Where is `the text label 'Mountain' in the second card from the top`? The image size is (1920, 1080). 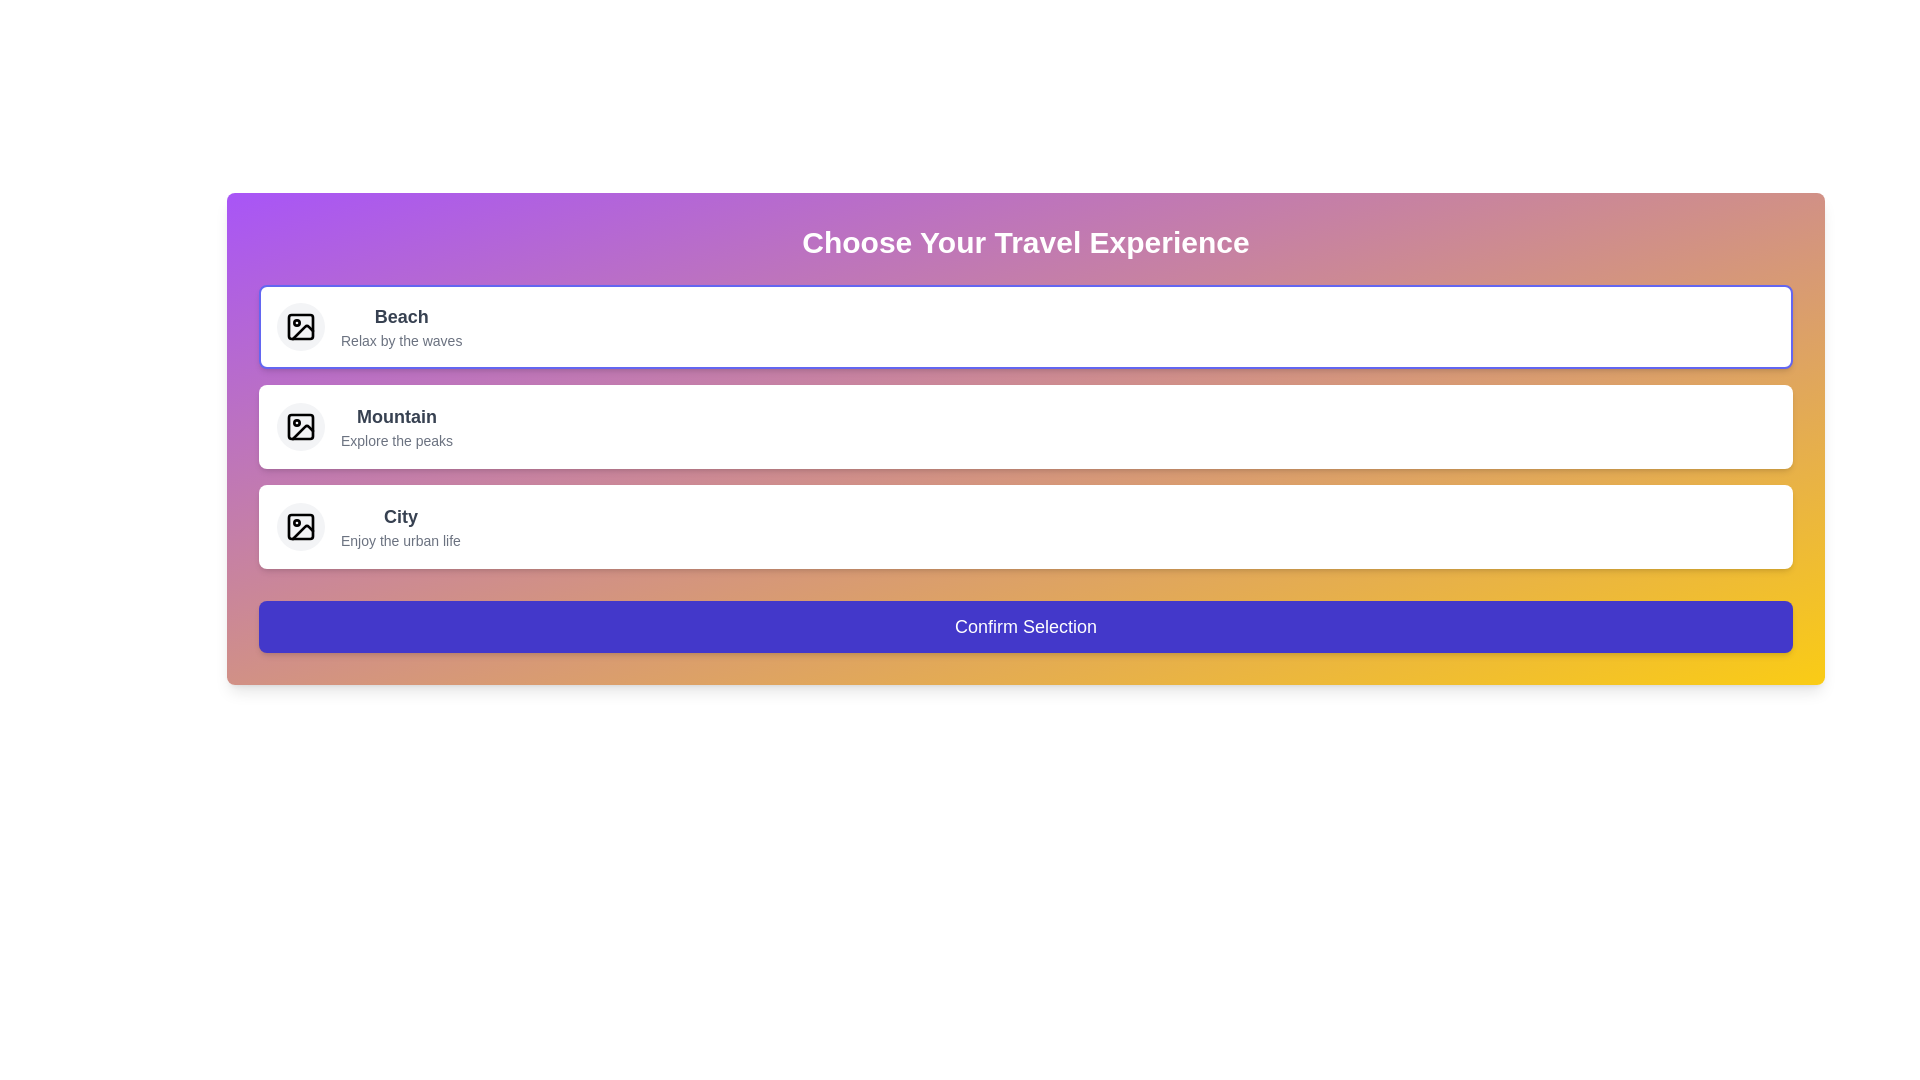 the text label 'Mountain' in the second card from the top is located at coordinates (397, 426).